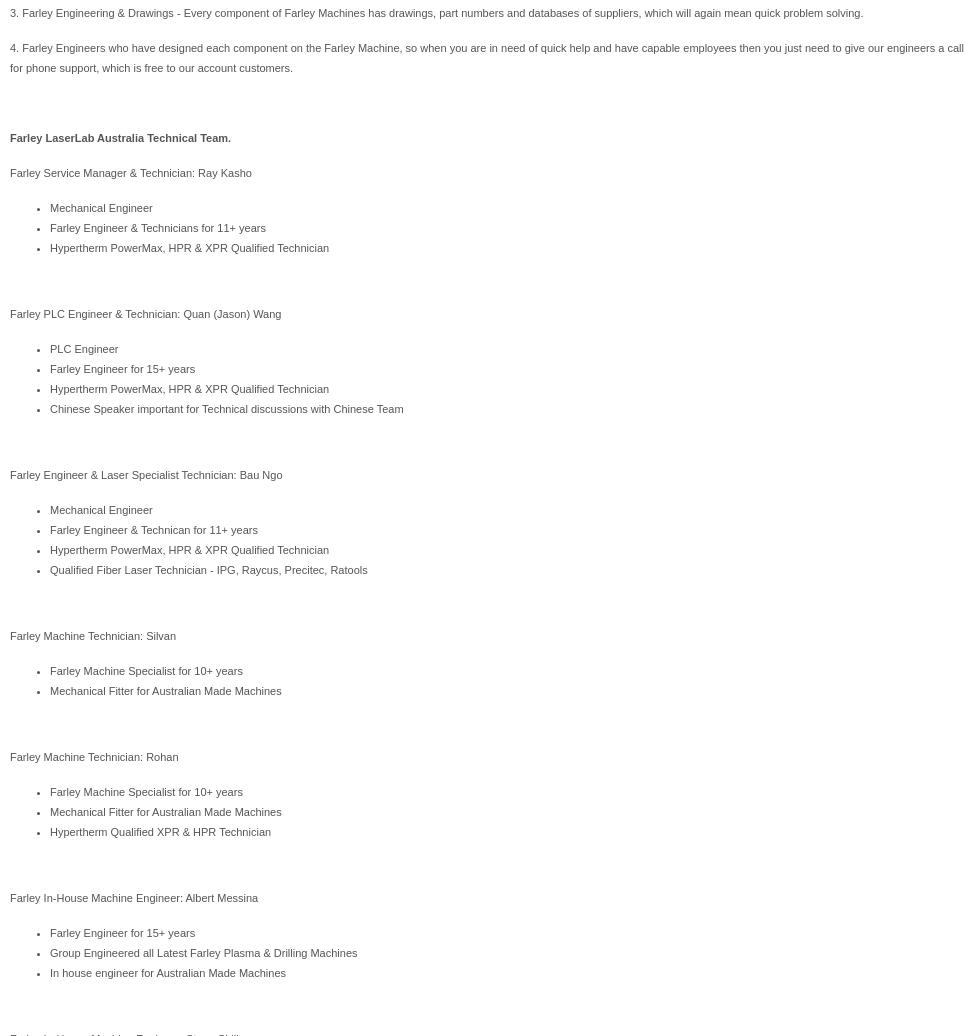 The width and height of the screenshot is (980, 1036). Describe the element at coordinates (167, 973) in the screenshot. I see `'In house engineer for Australian Made Machines'` at that location.